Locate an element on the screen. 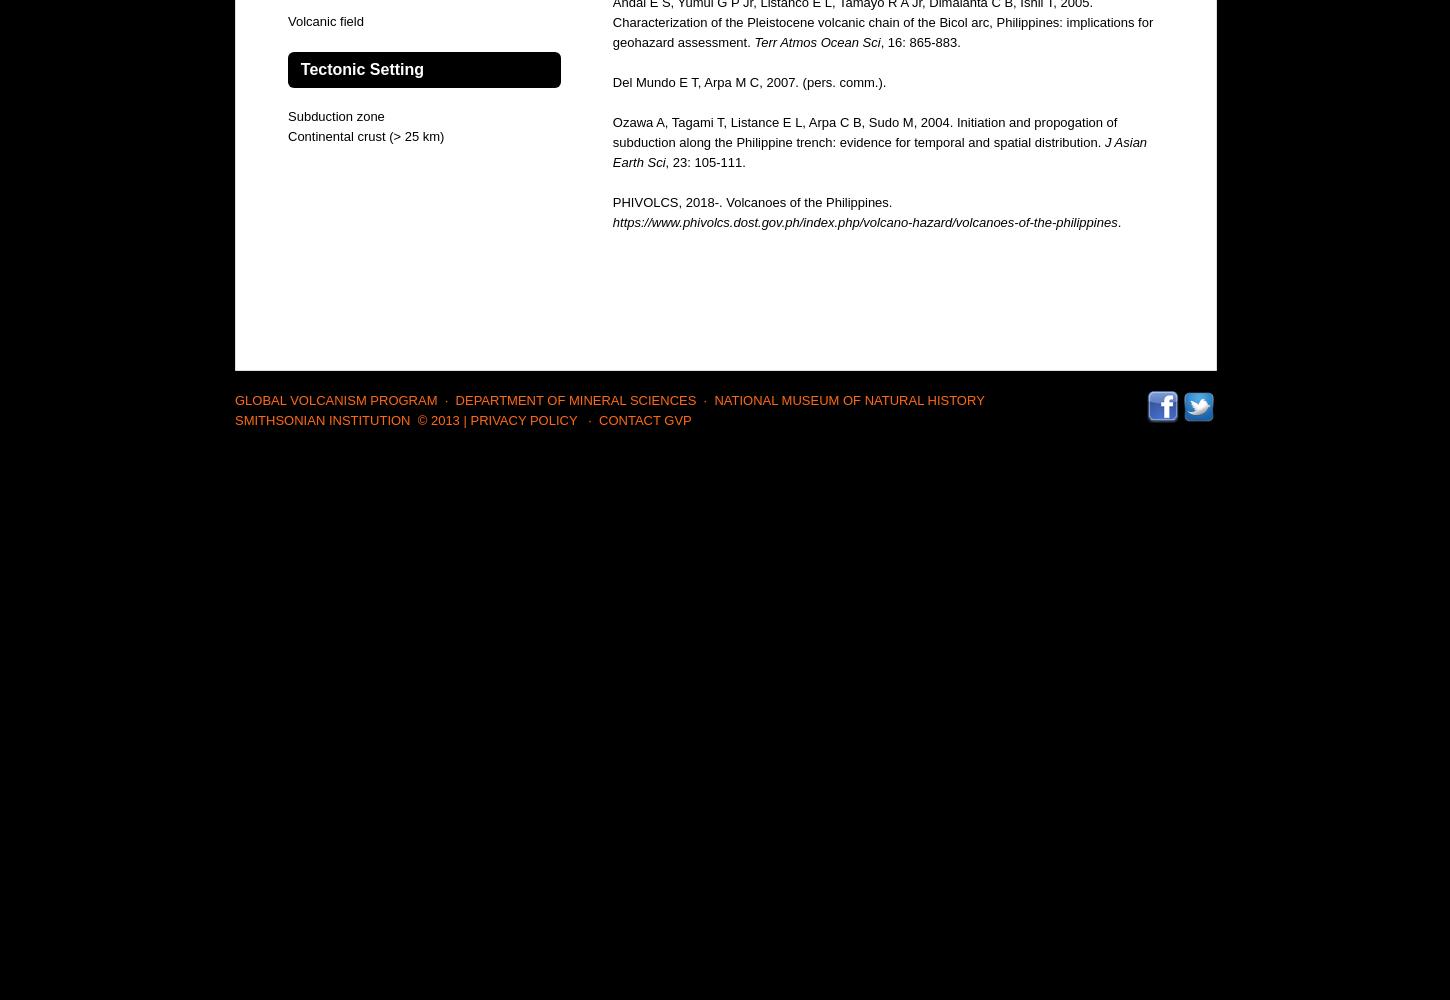 The image size is (1450, 1000). 'PHIVOLCS, 2018-. Volcanoes of the Philippines.' is located at coordinates (751, 201).